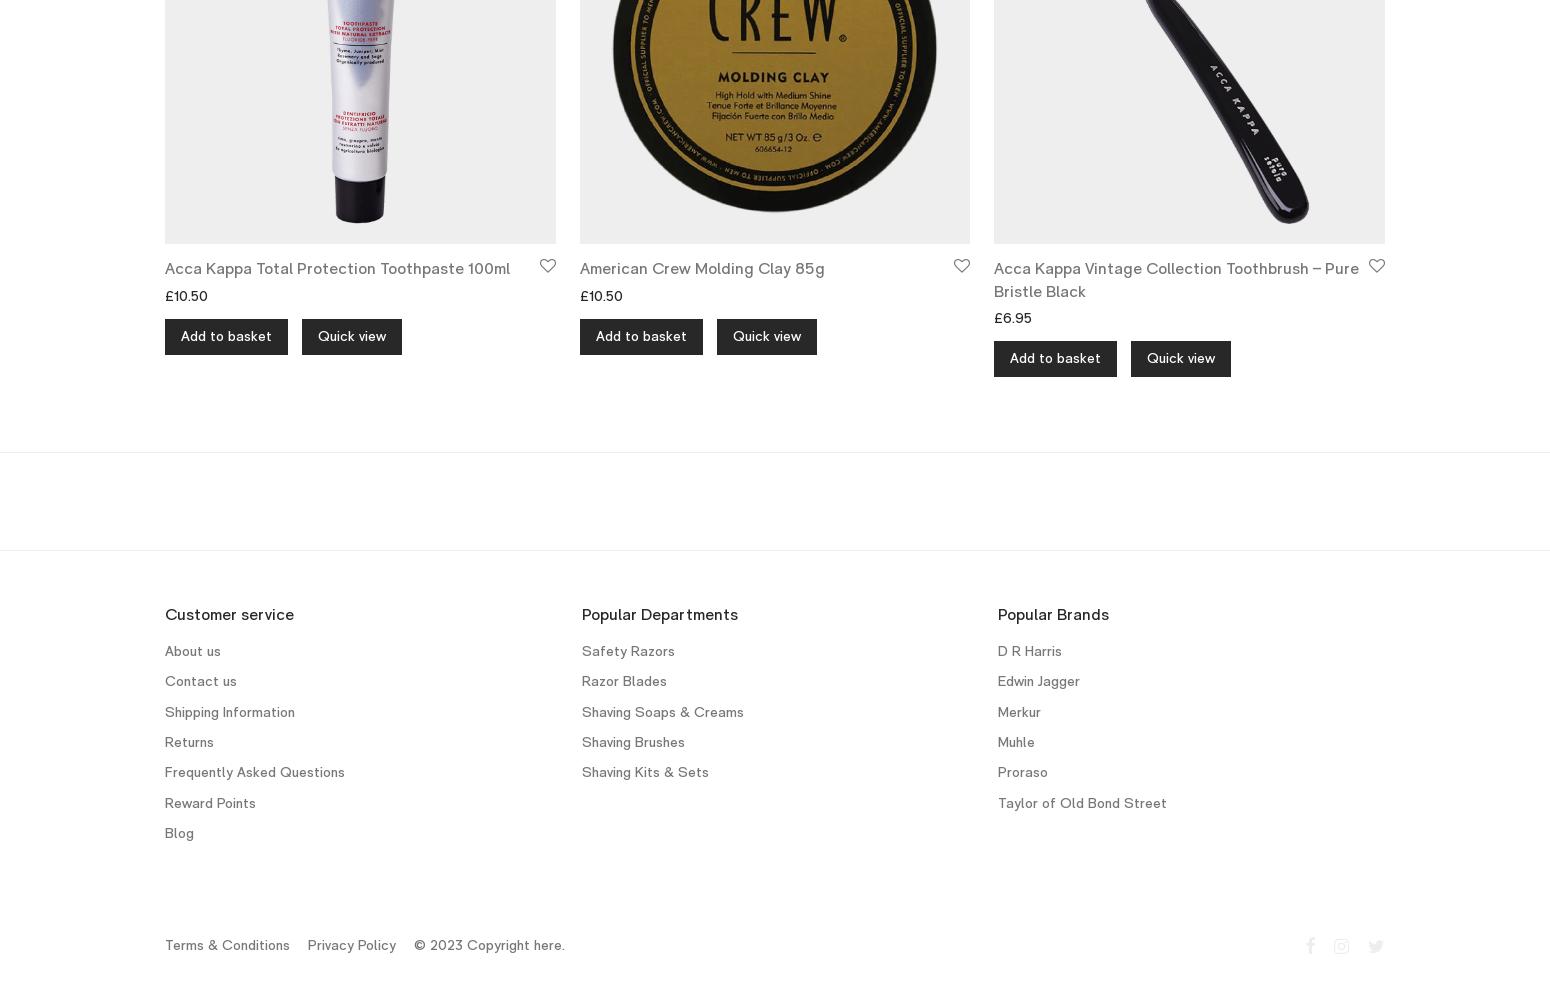 The image size is (1550, 990). I want to click on 'Popular Brands', so click(1053, 612).